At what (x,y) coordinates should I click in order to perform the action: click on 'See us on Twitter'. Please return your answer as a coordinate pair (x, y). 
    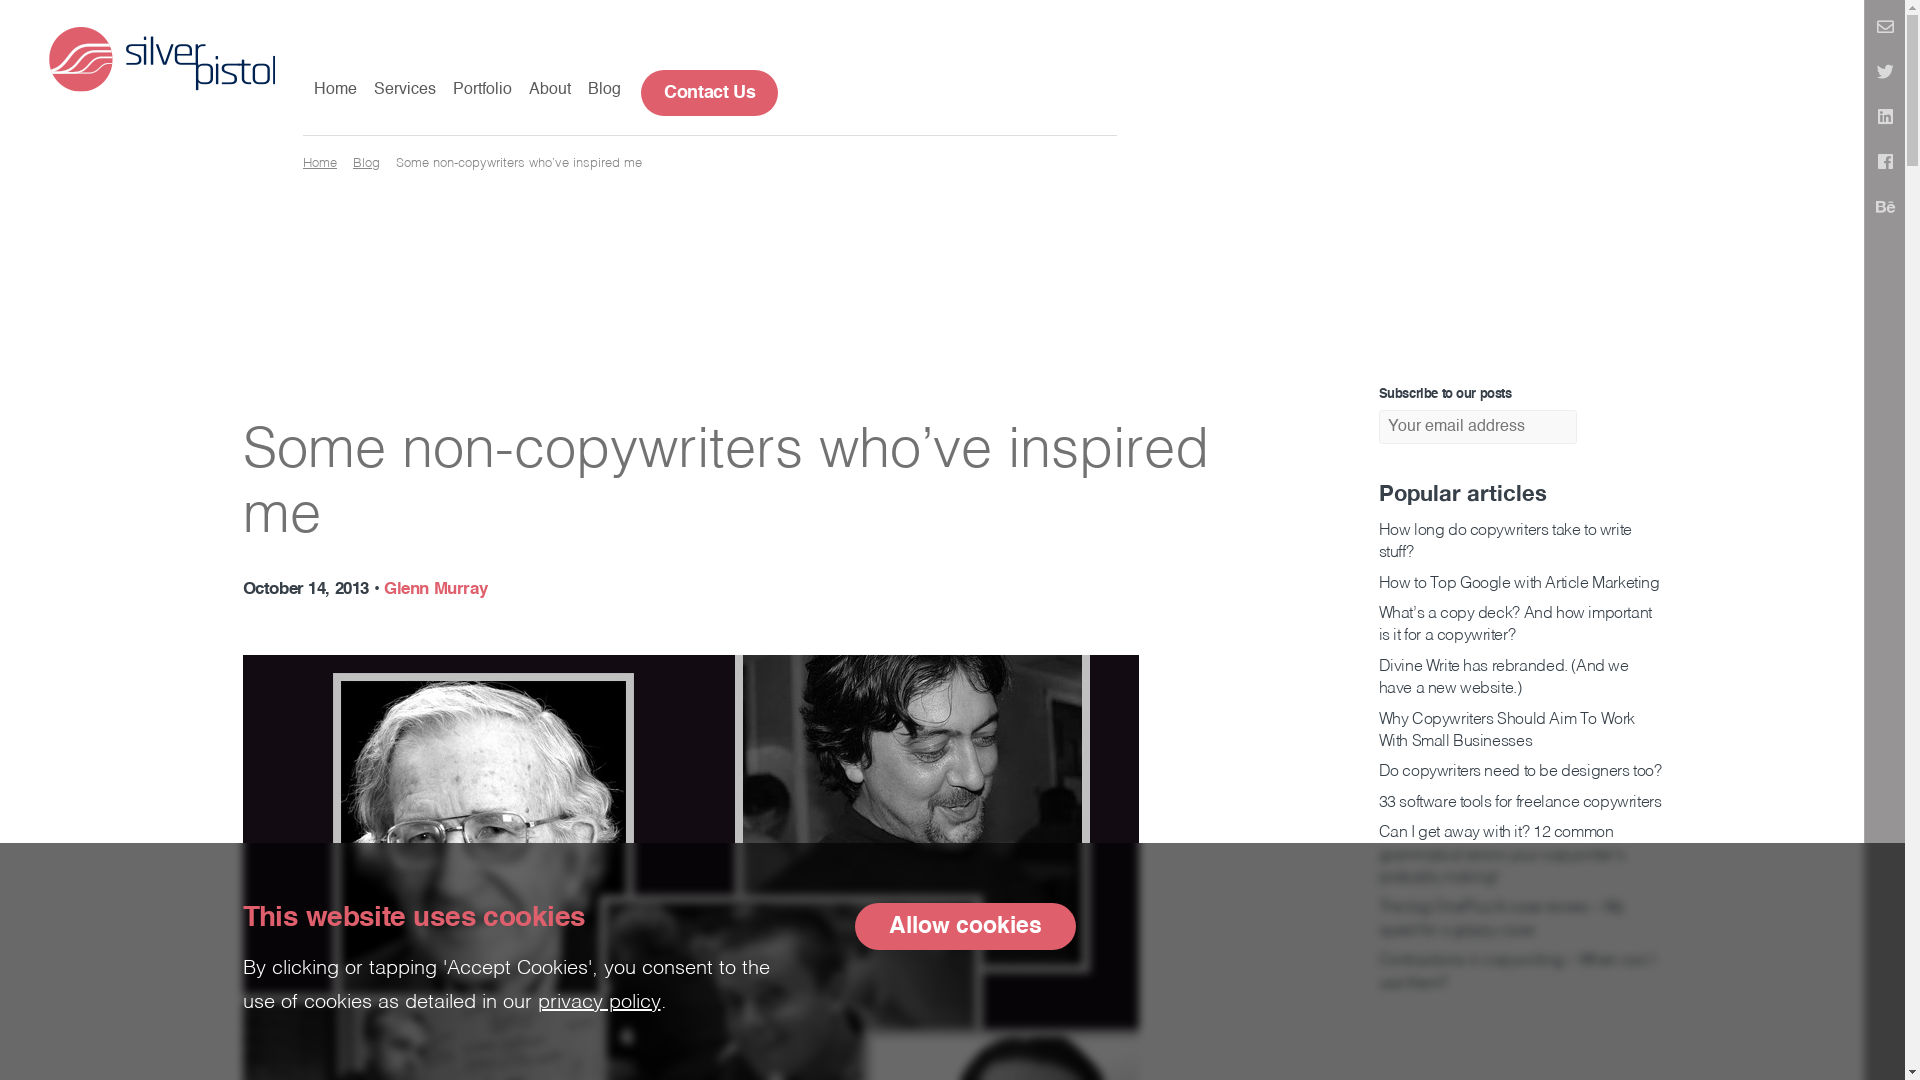
    Looking at the image, I should click on (1884, 72).